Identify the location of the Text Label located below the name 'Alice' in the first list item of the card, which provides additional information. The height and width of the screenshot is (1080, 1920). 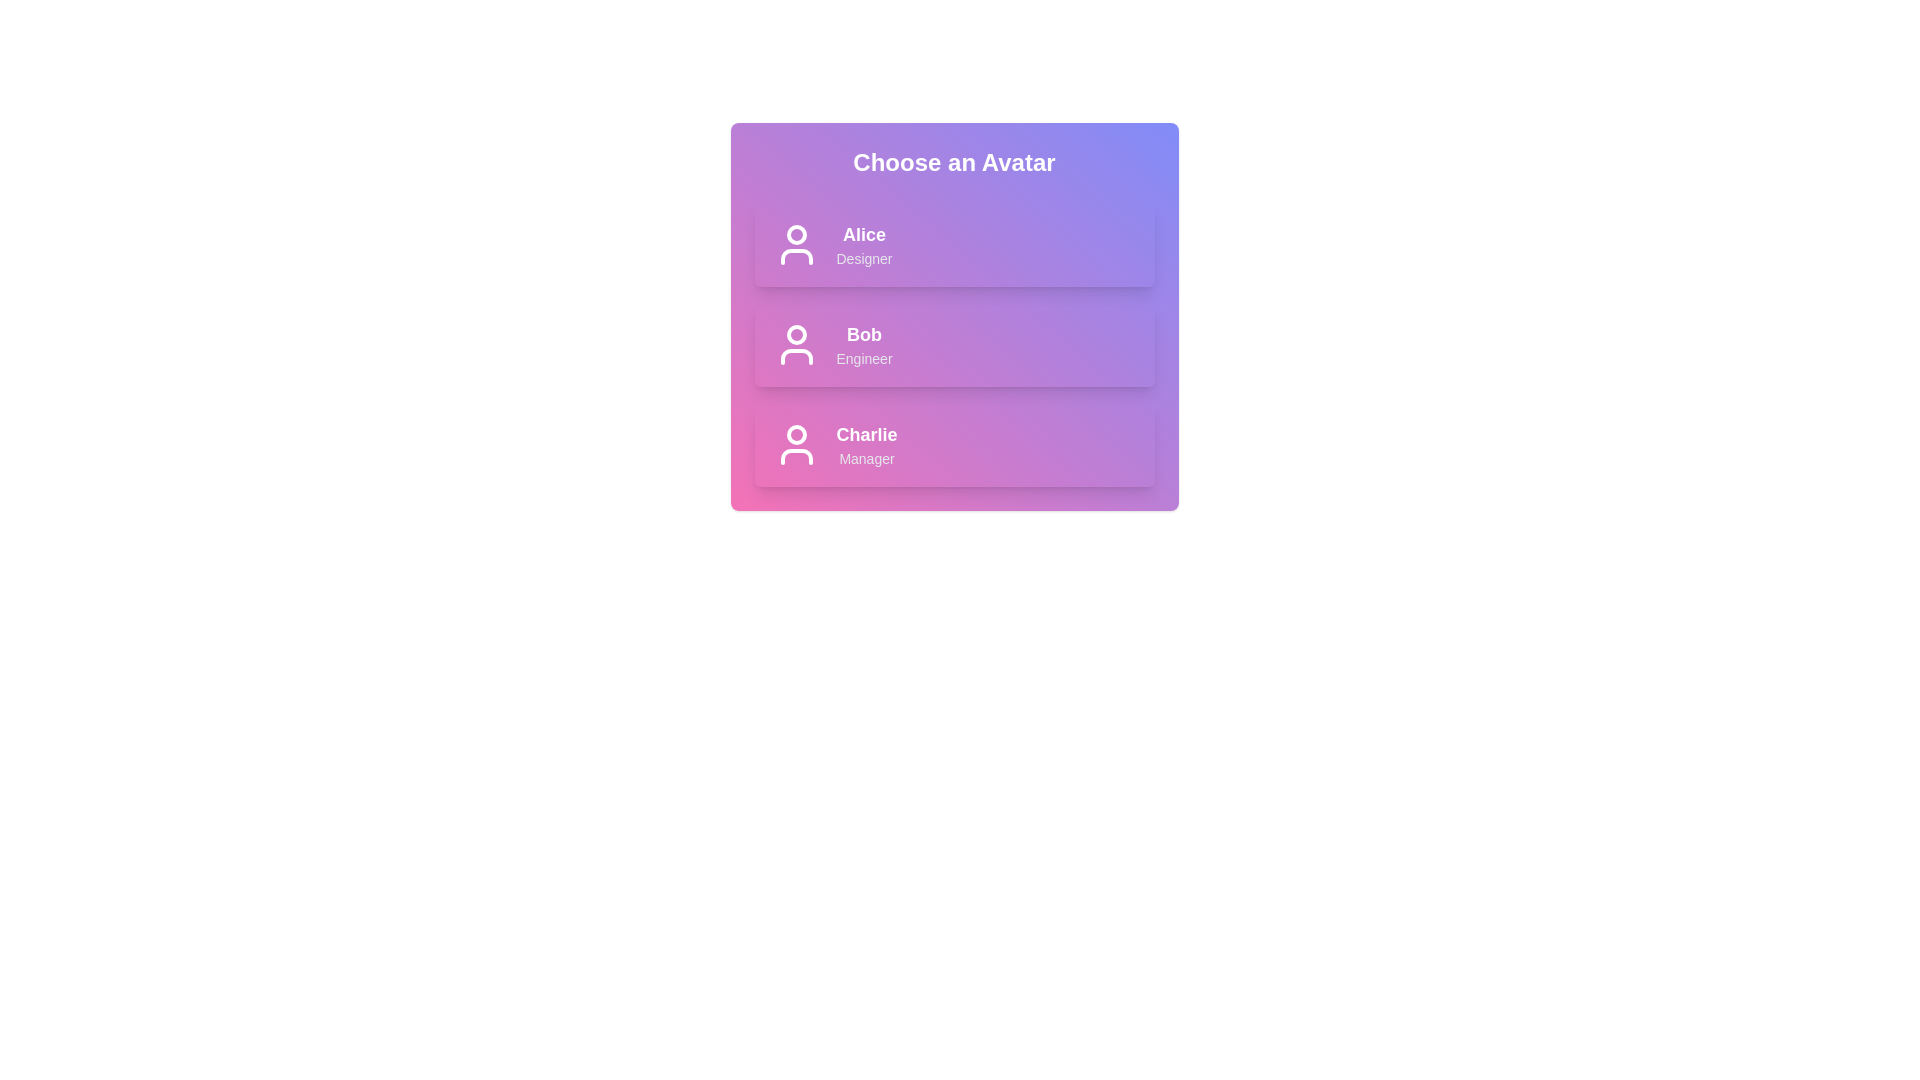
(864, 257).